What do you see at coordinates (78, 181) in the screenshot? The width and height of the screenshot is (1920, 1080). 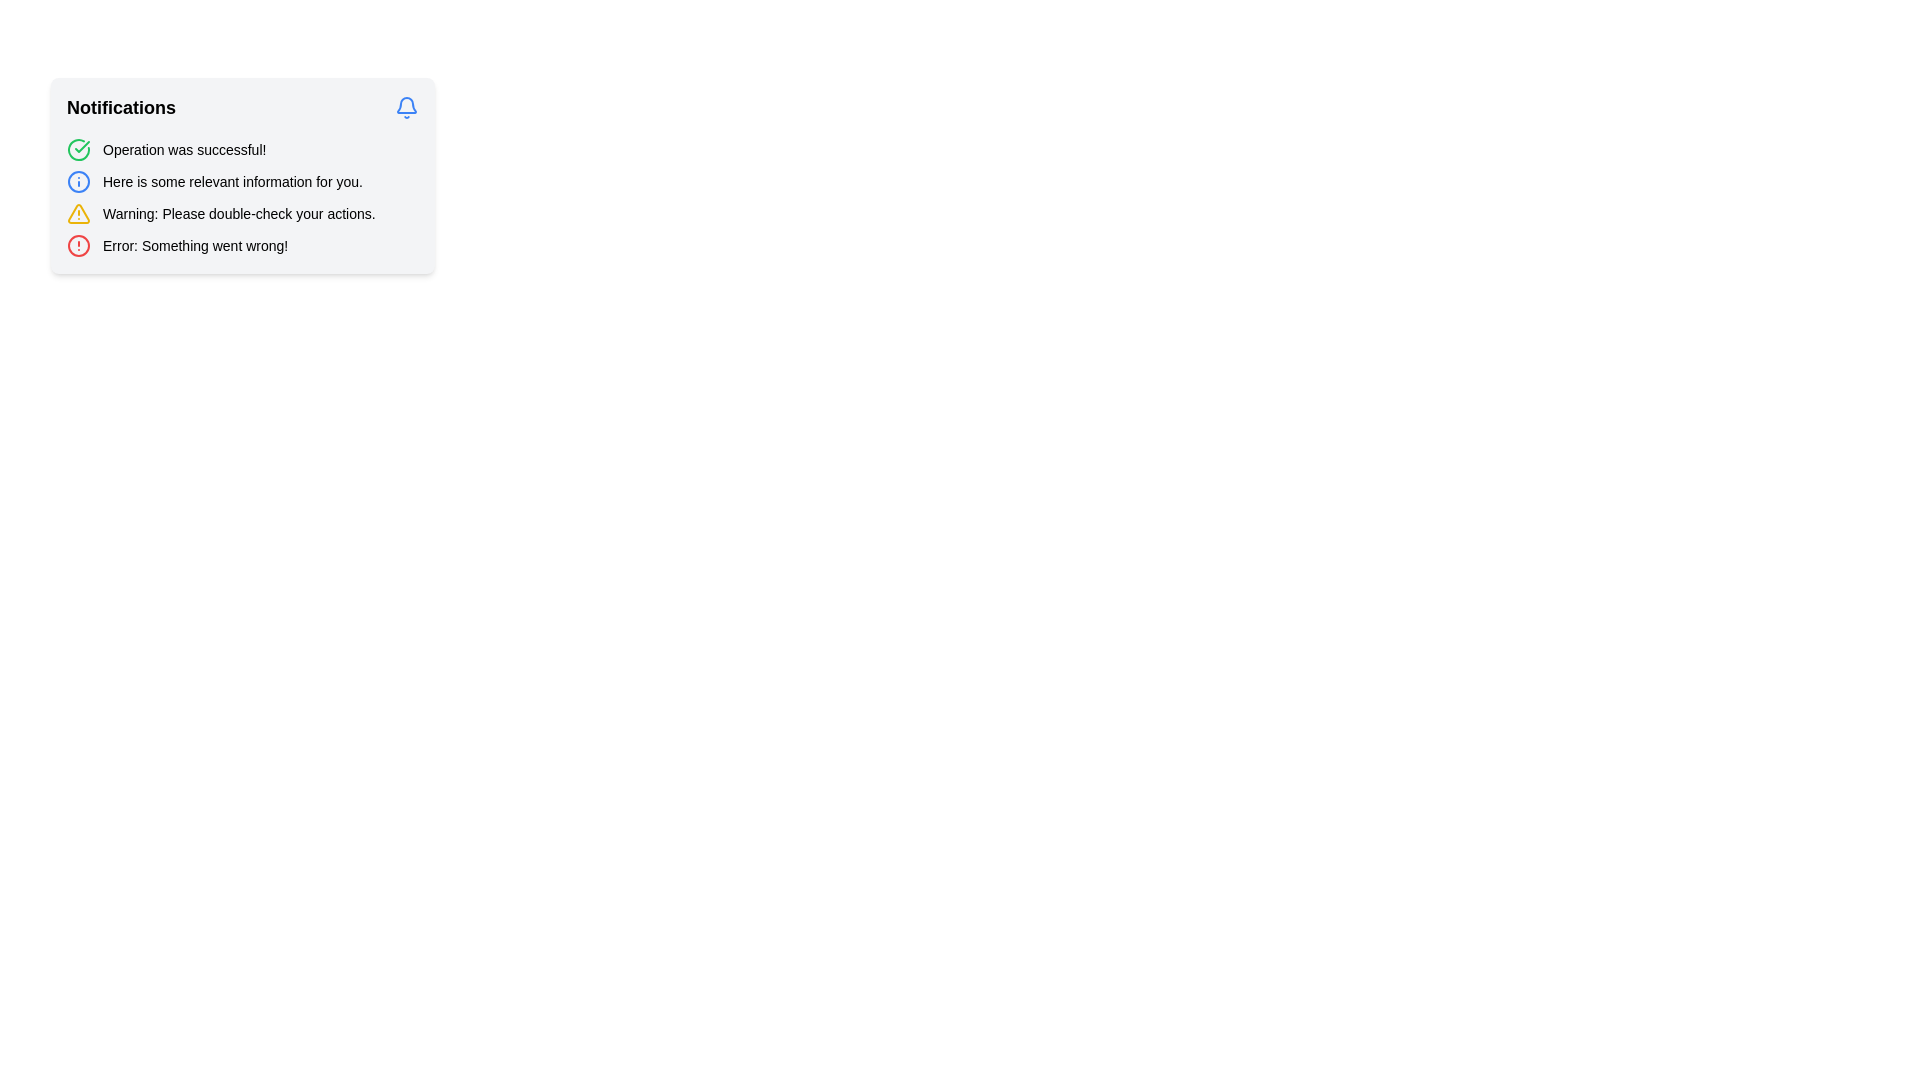 I see `the informational icon located to the left of the text 'Here is some relevant information for you.' in the second row of the notification list` at bounding box center [78, 181].